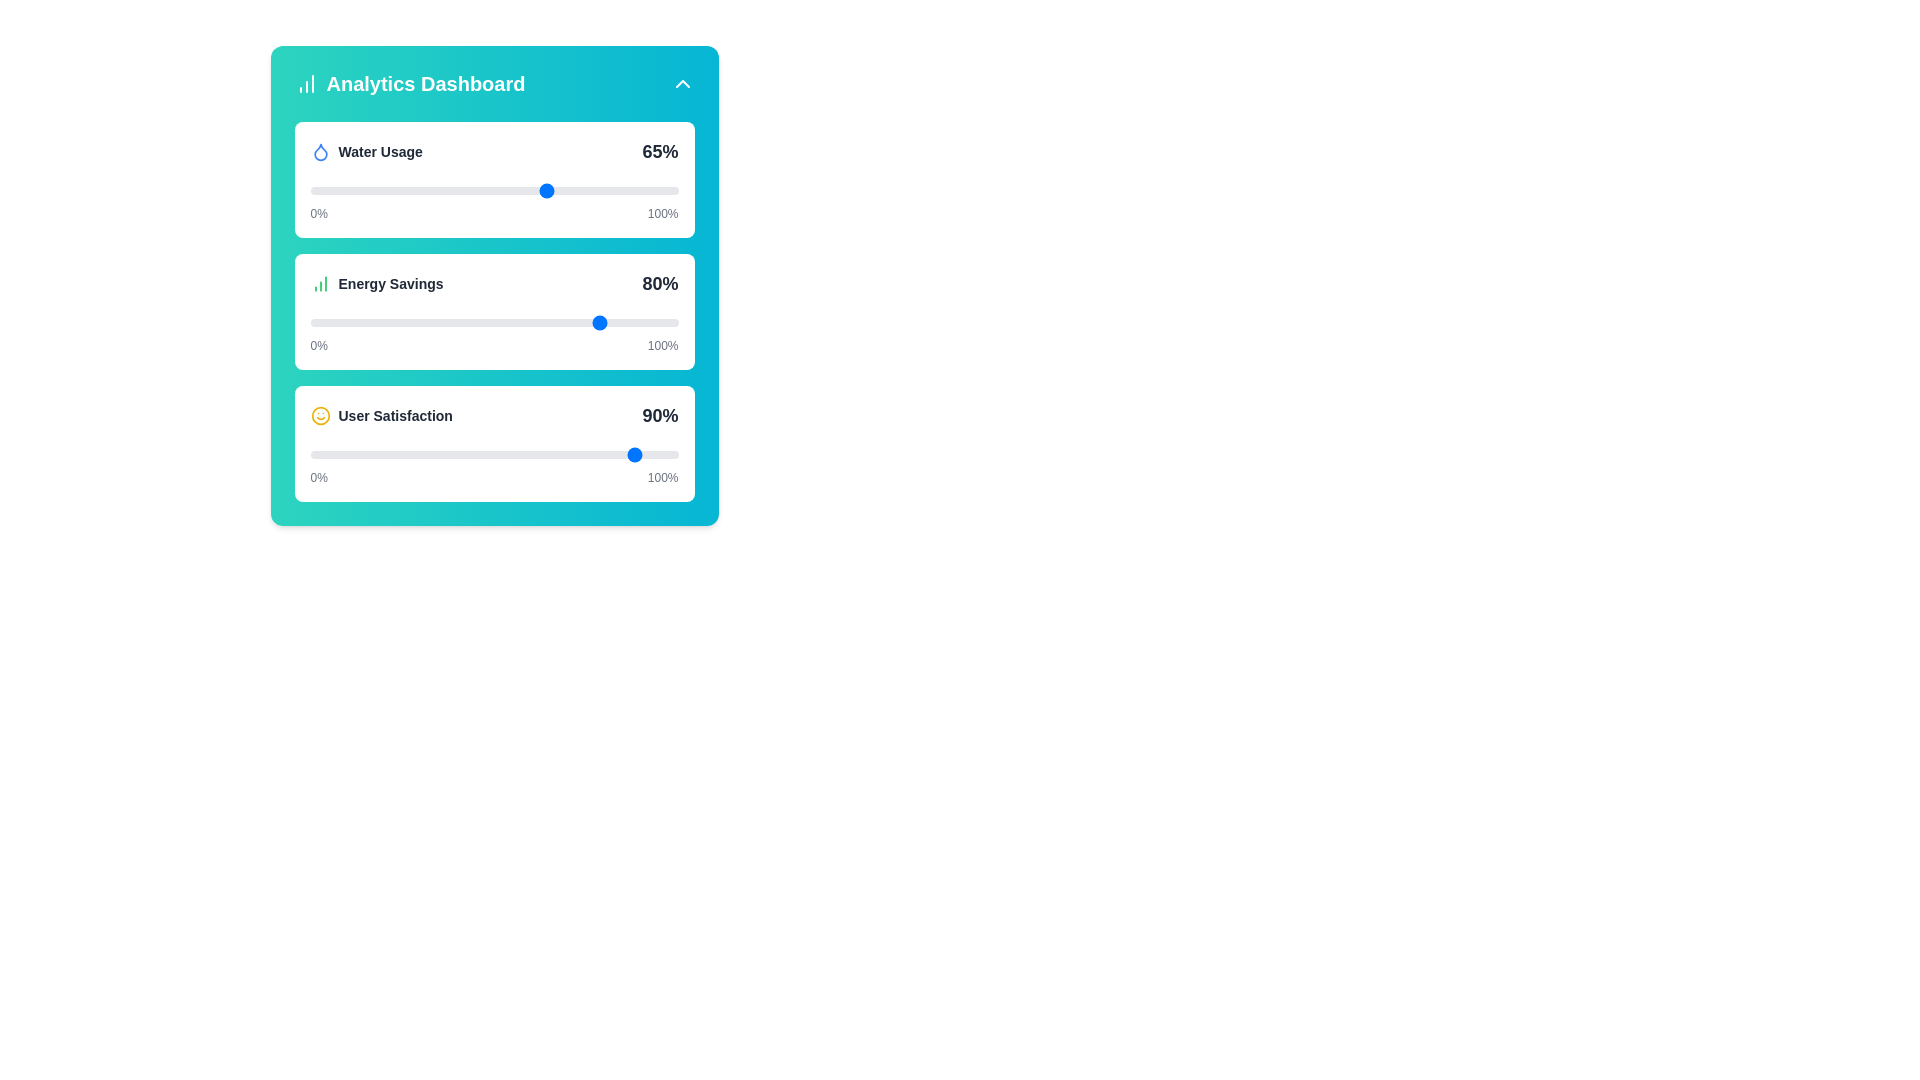  Describe the element at coordinates (395, 415) in the screenshot. I see `the 'User Satisfaction' text label element in the 'Analytics Dashboard'` at that location.